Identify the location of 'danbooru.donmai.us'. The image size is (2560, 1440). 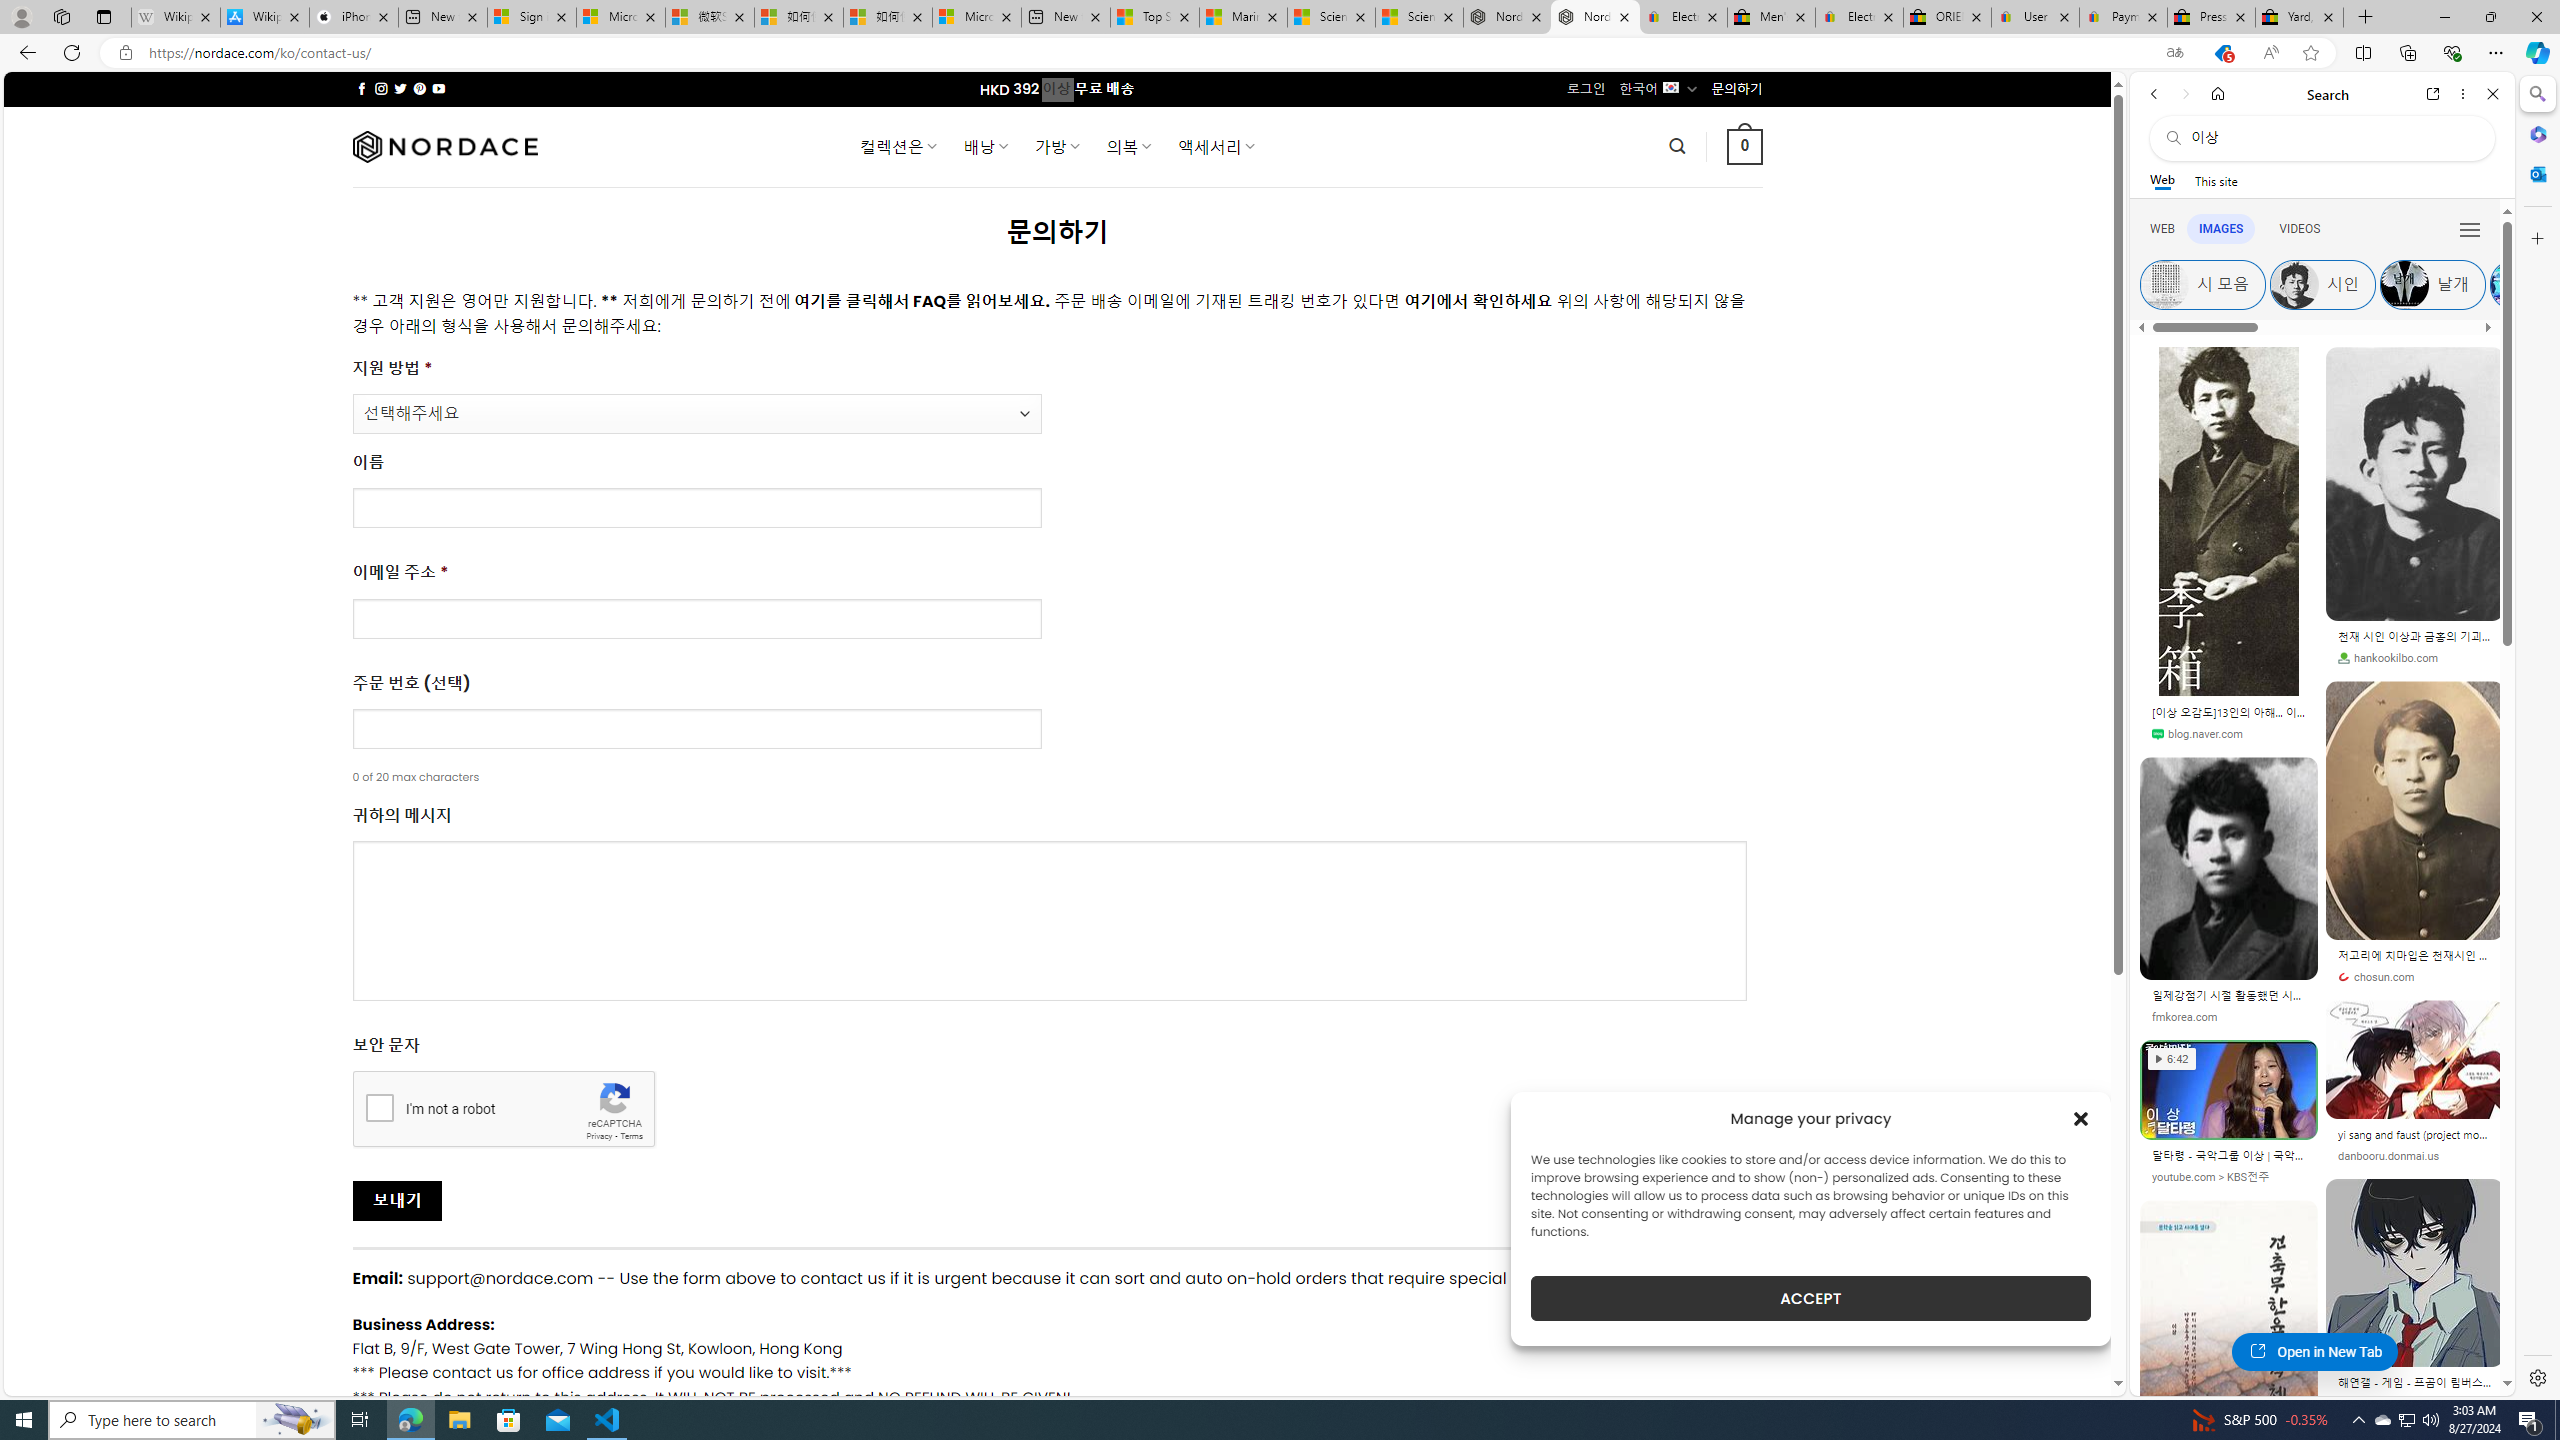
(2388, 1156).